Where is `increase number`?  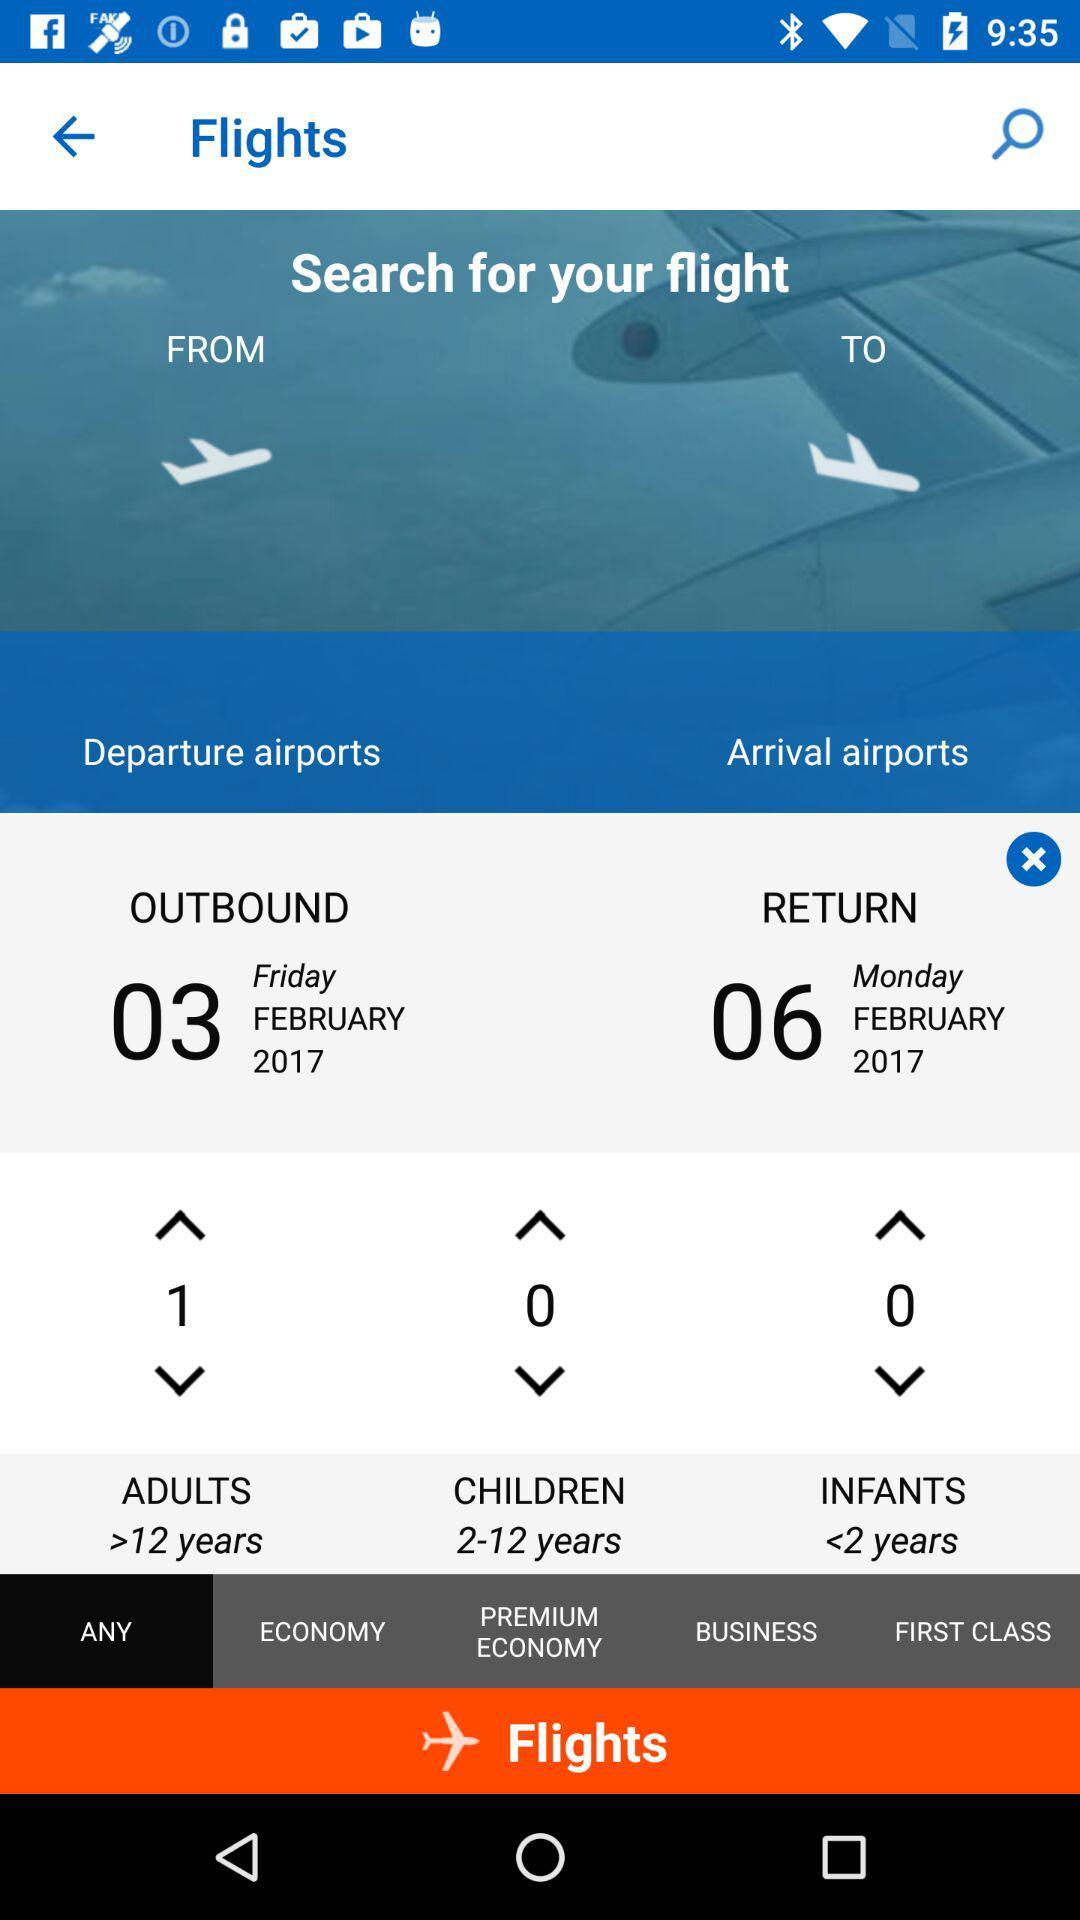 increase number is located at coordinates (180, 1224).